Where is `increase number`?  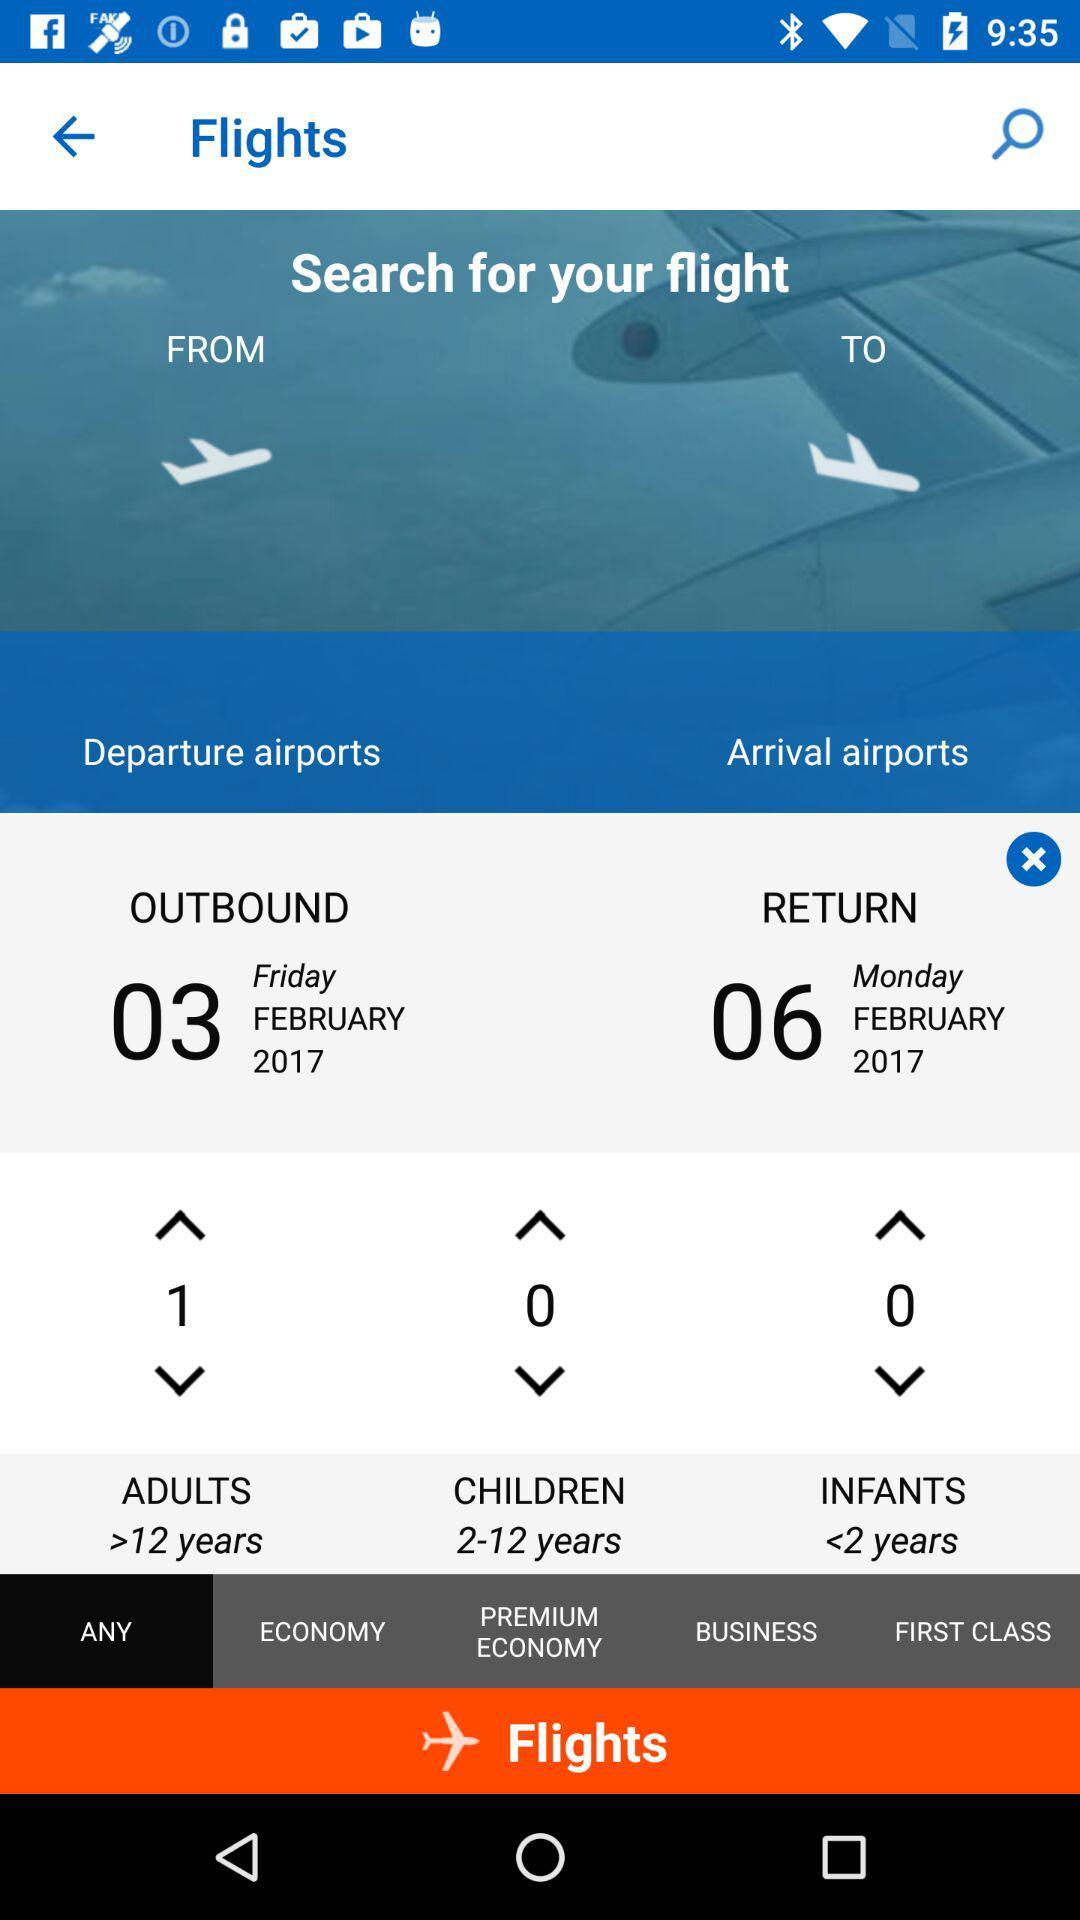 increase number is located at coordinates (180, 1224).